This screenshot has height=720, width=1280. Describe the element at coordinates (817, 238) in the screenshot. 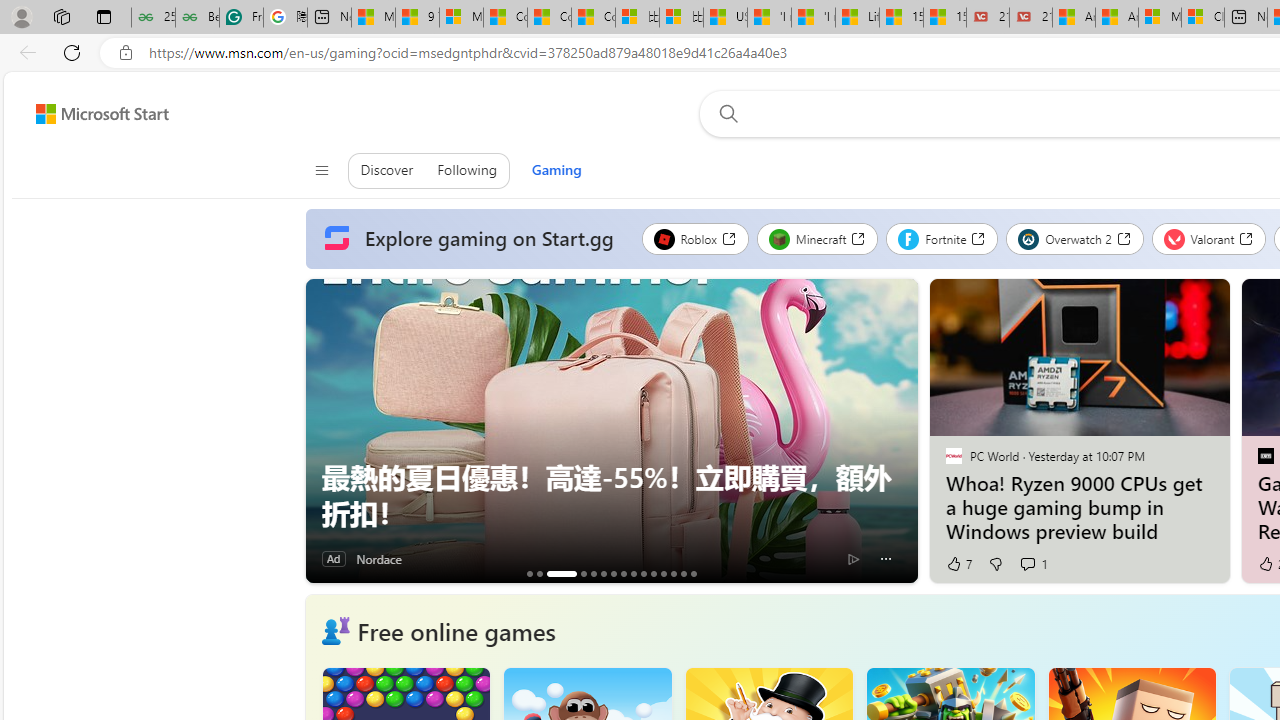

I see `'Minecraft'` at that location.